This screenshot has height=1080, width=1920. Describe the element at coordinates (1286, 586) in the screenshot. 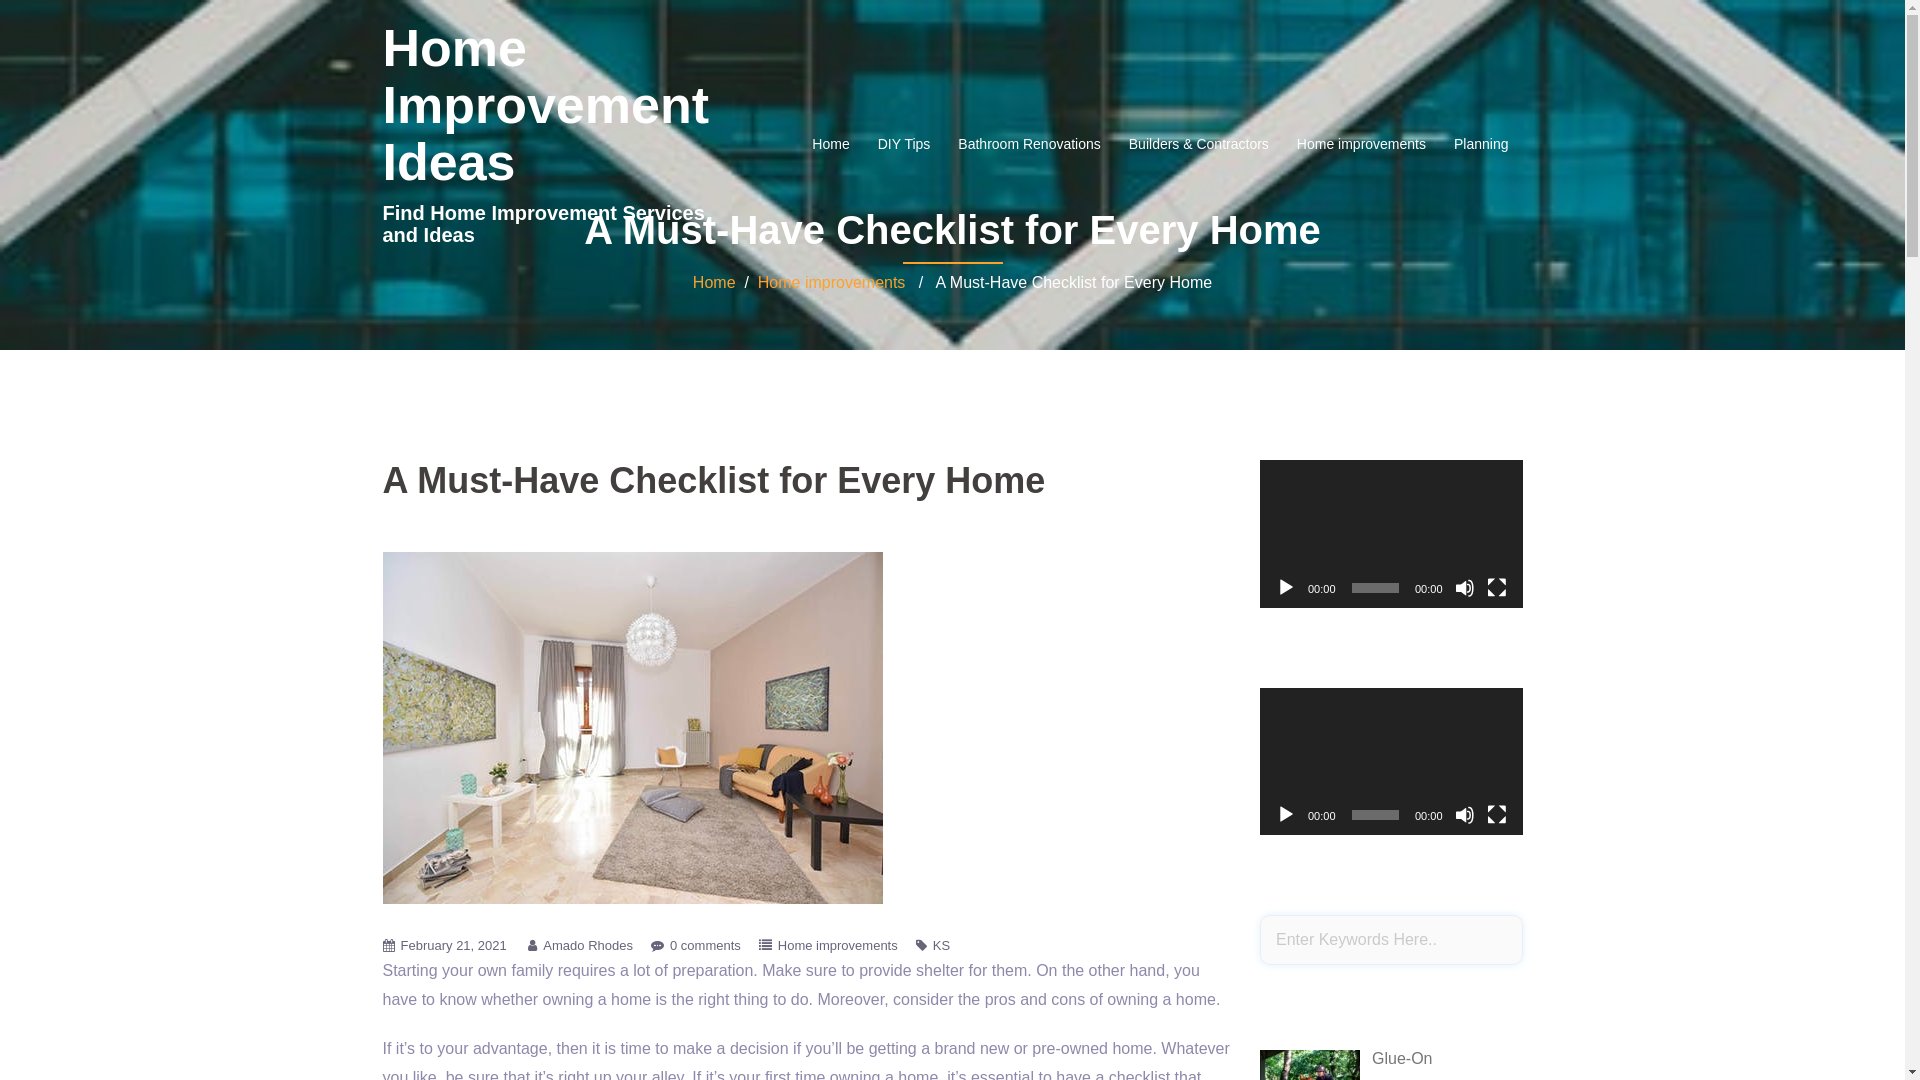

I see `'Play'` at that location.